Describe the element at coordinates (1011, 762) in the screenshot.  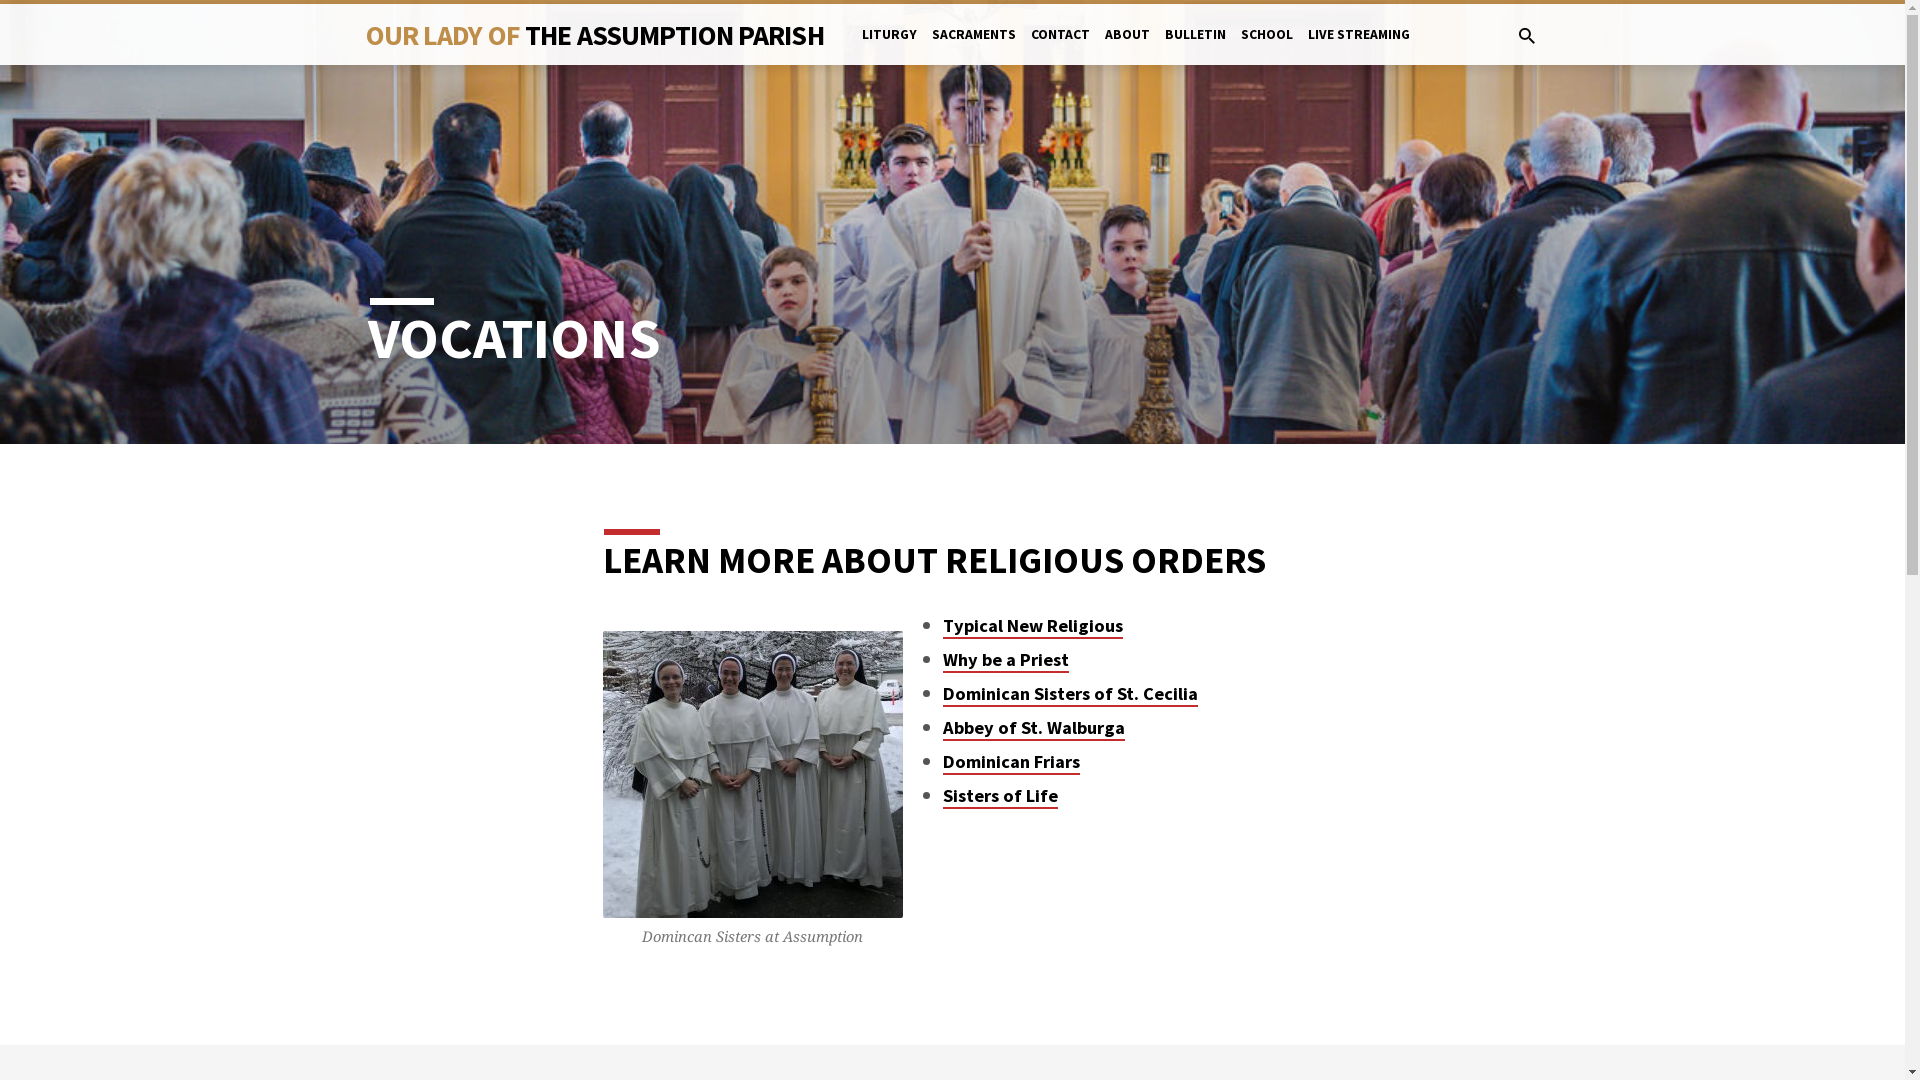
I see `'Dominican Friars'` at that location.